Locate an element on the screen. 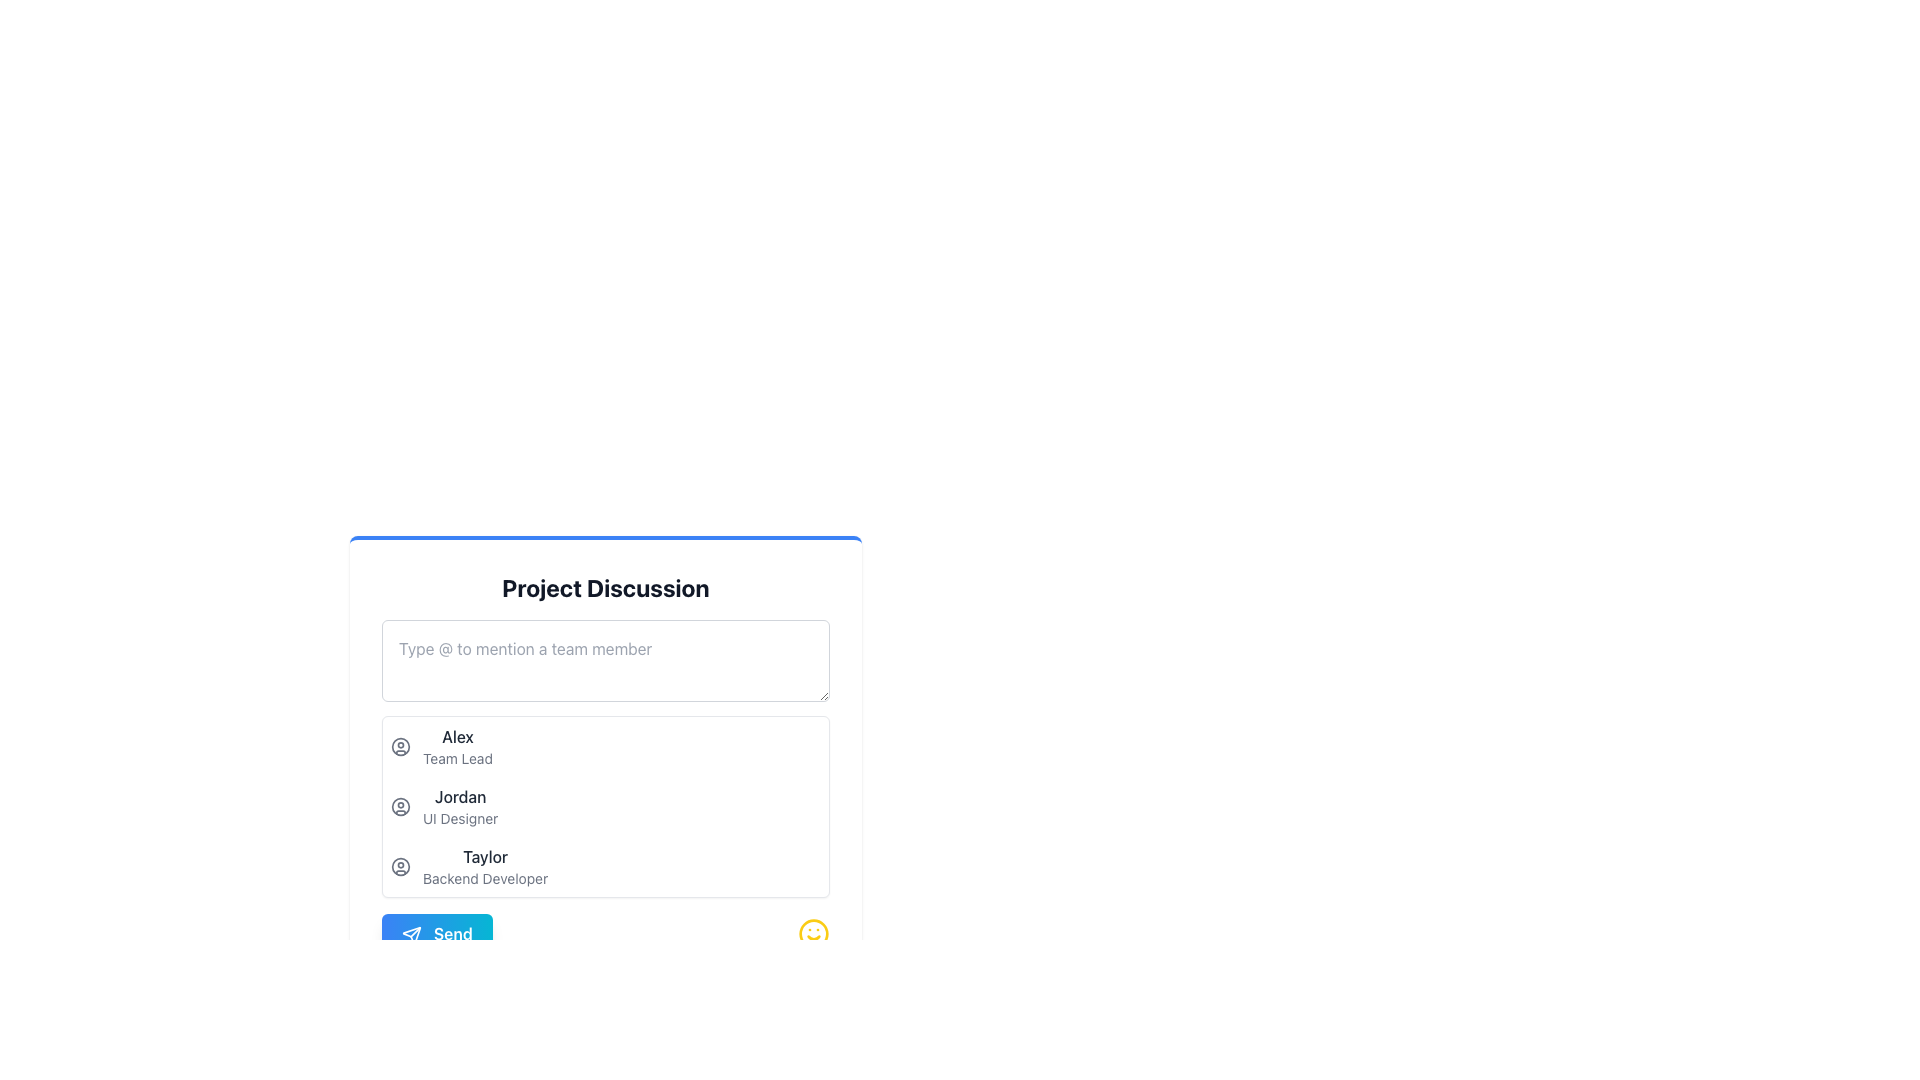 The height and width of the screenshot is (1080, 1920). the leftmost SVG icon representing a user in the user card for 'Alex Team Lead' is located at coordinates (400, 747).